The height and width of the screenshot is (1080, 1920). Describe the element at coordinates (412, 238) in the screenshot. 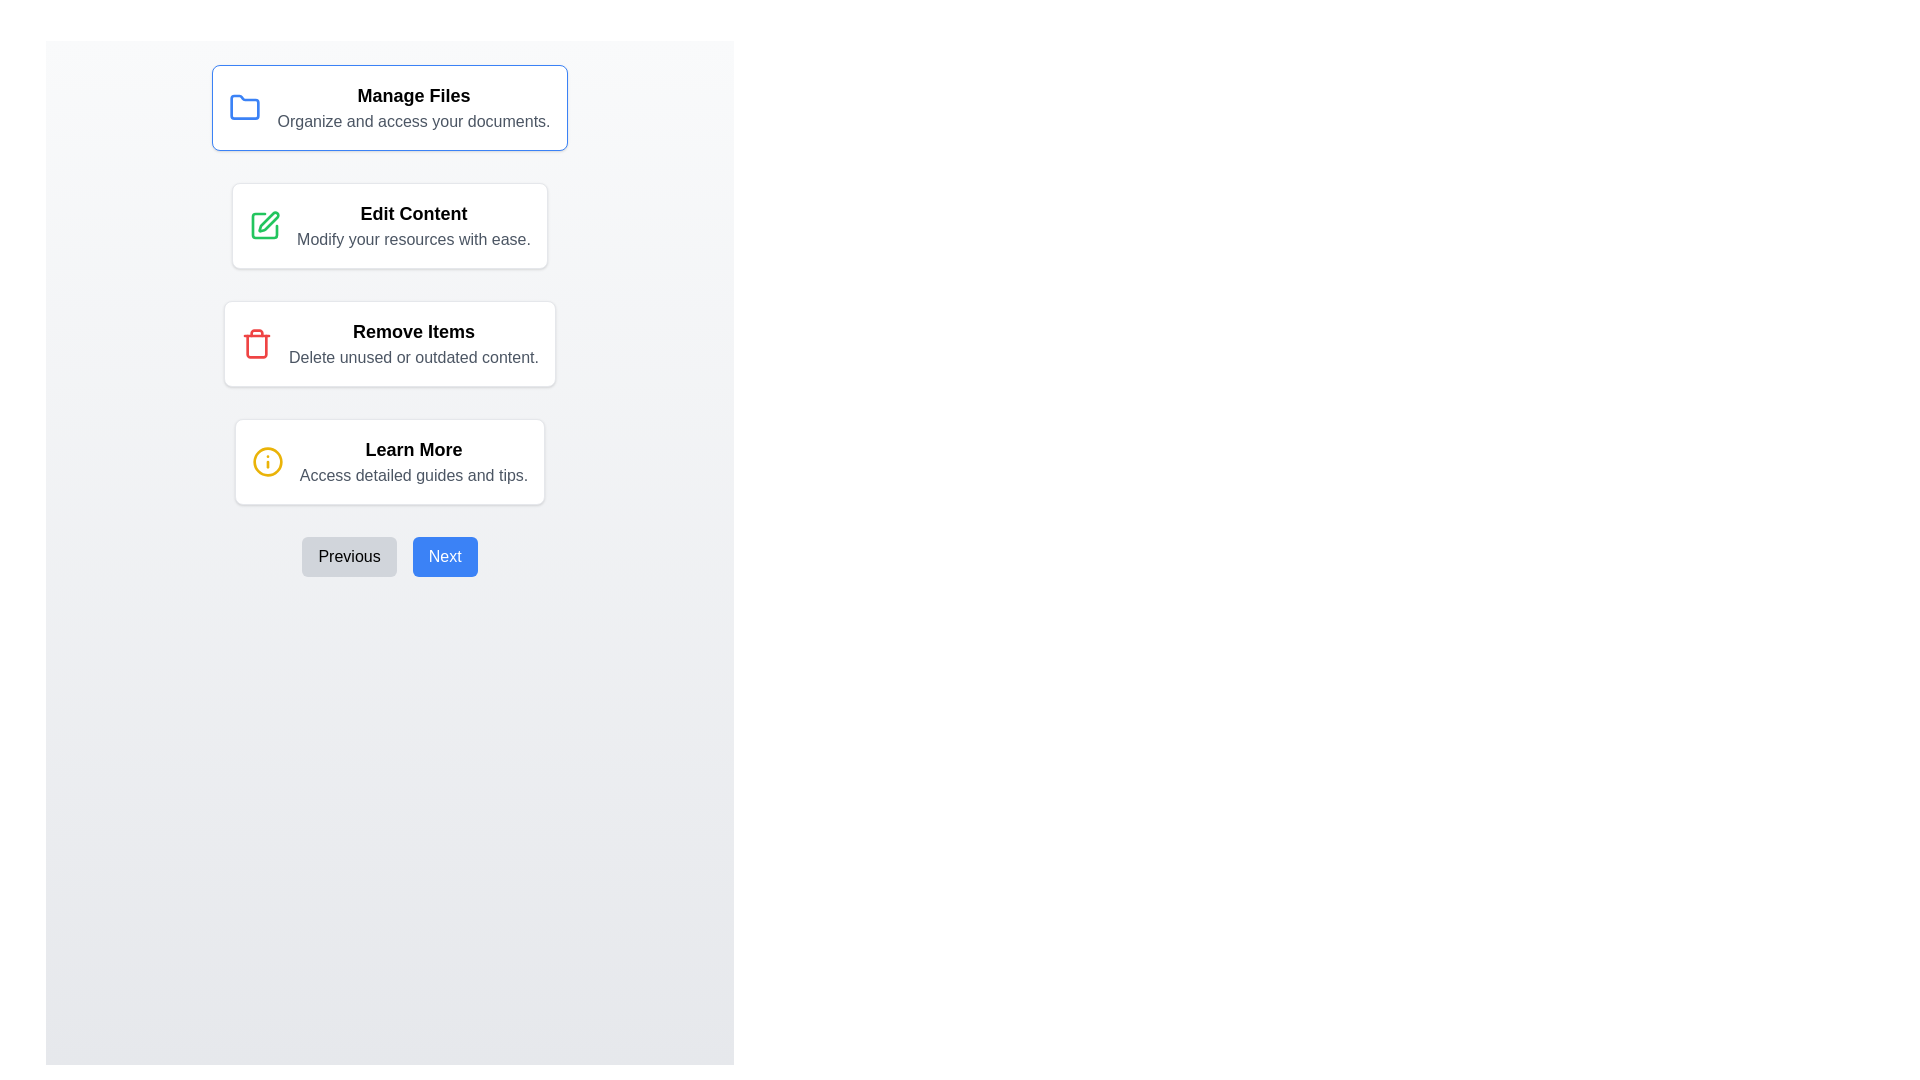

I see `the text label displaying 'Modify your resources with ease.' which is styled as a secondary description beneath the heading 'Edit Content'` at that location.